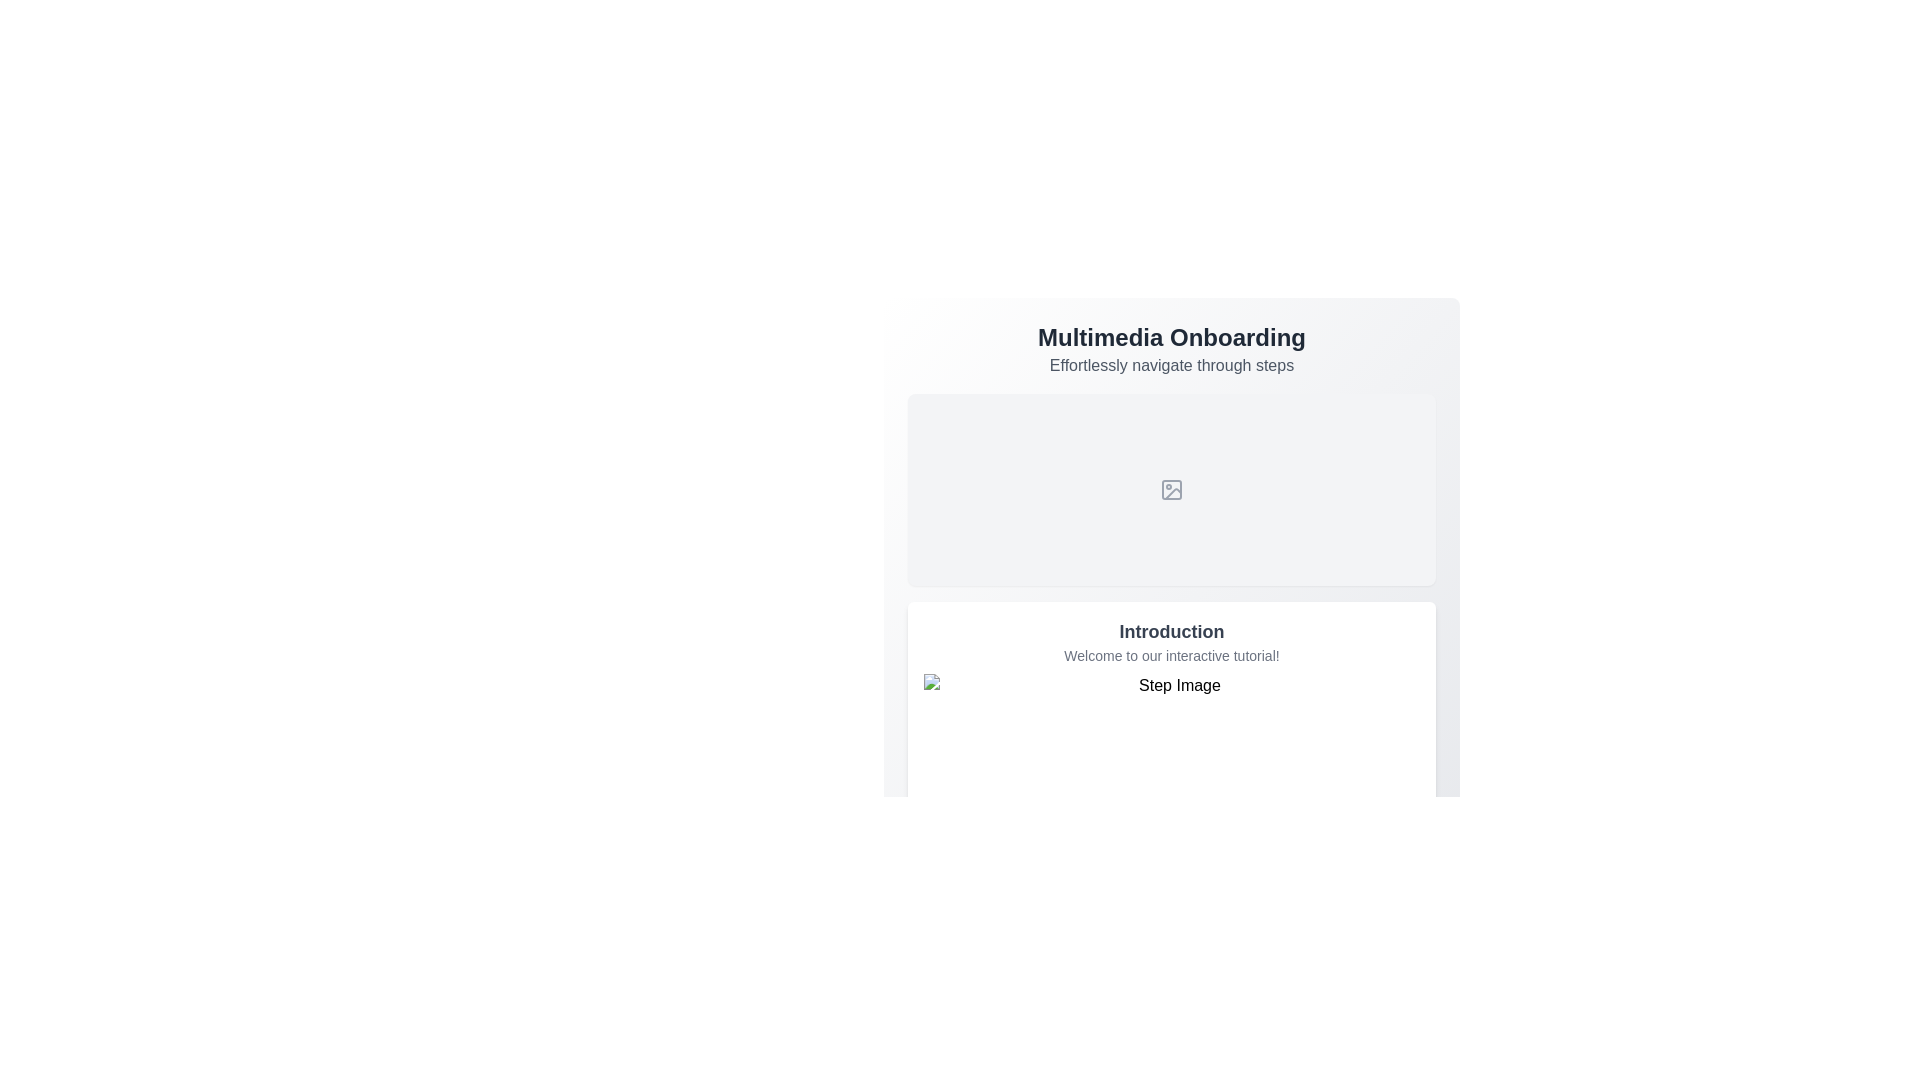 This screenshot has height=1080, width=1920. I want to click on prominent bold text displaying 'Multimedia Onboarding' to understand the section's context, so click(1171, 337).